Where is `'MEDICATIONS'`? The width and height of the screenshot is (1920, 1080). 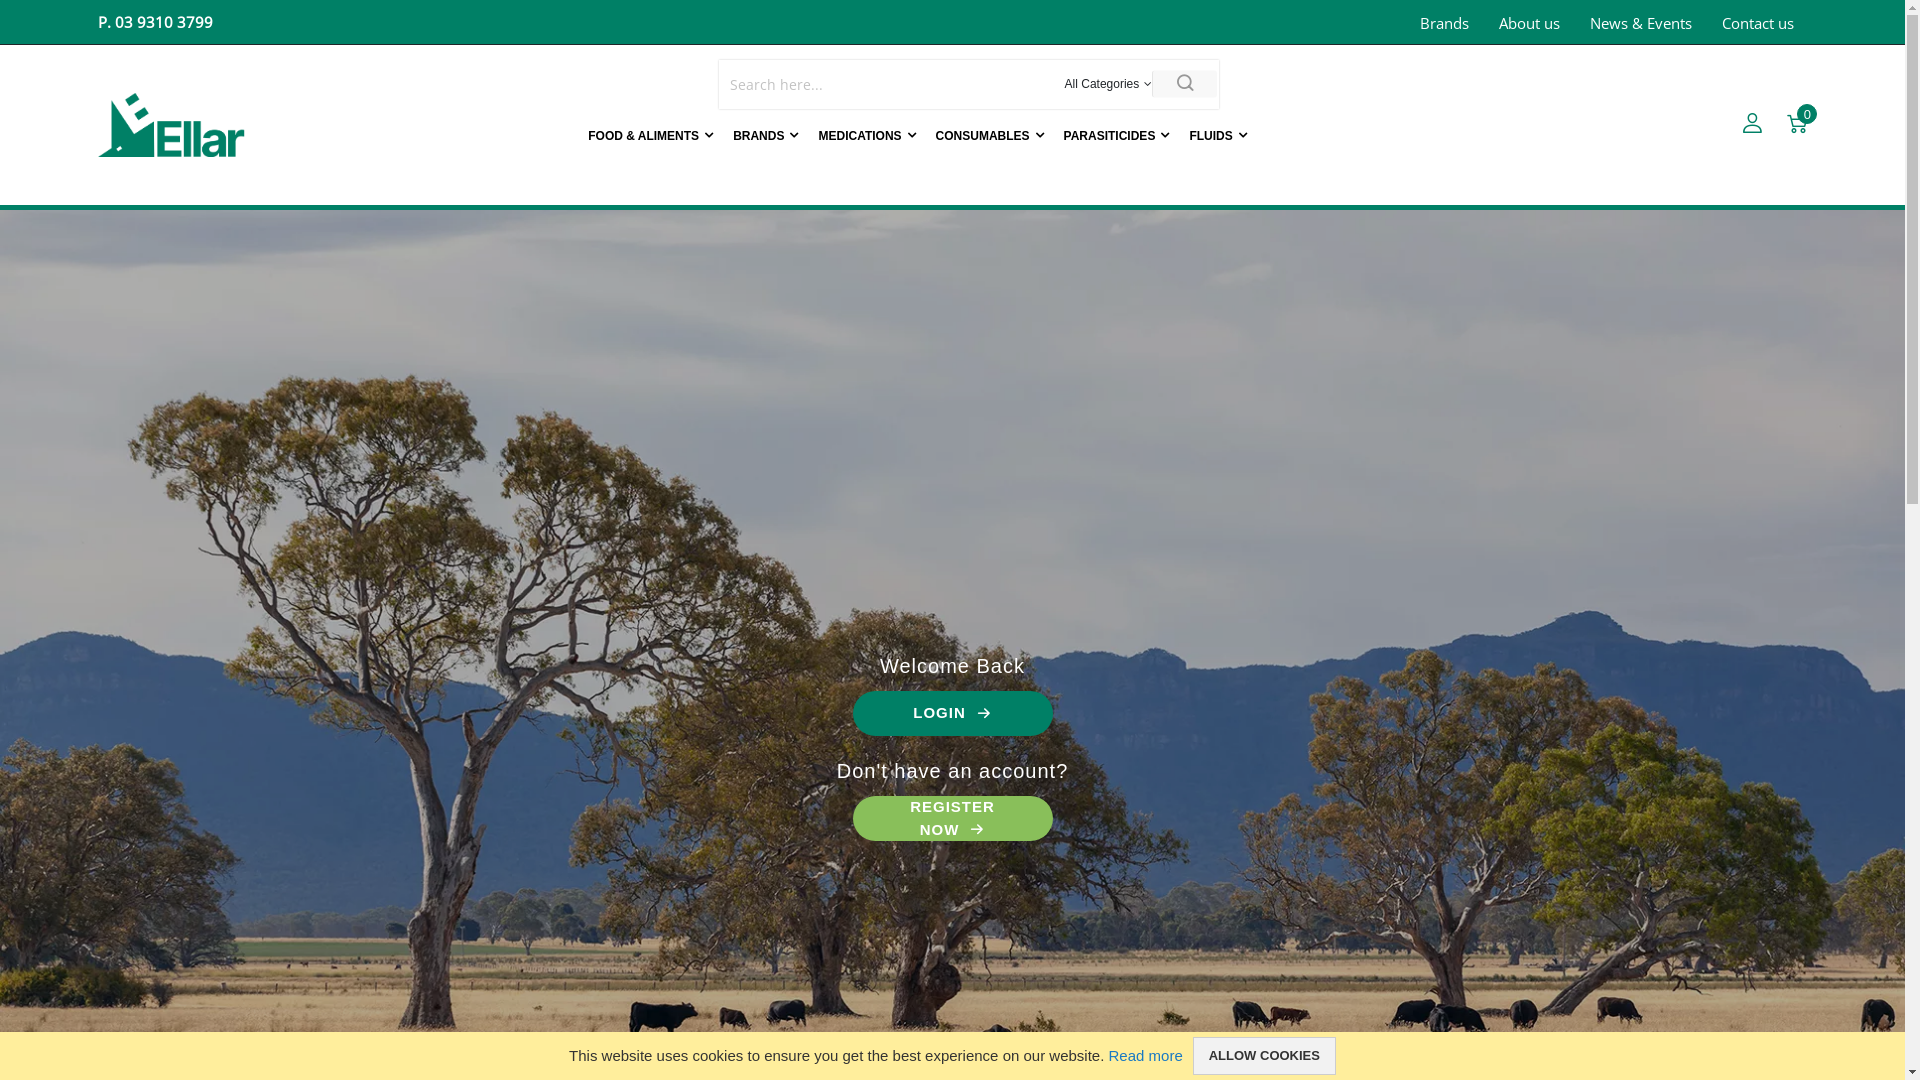
'MEDICATIONS' is located at coordinates (807, 135).